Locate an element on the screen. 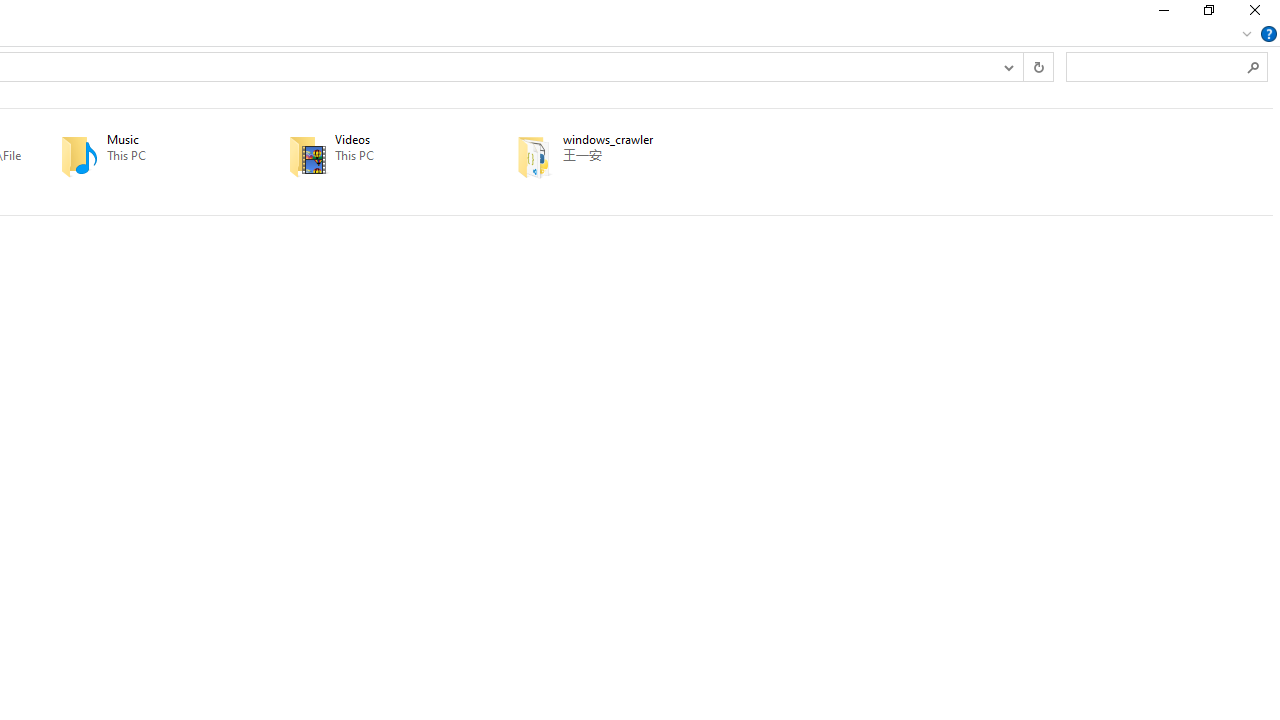 The image size is (1280, 720). 'windows_crawler' is located at coordinates (601, 155).